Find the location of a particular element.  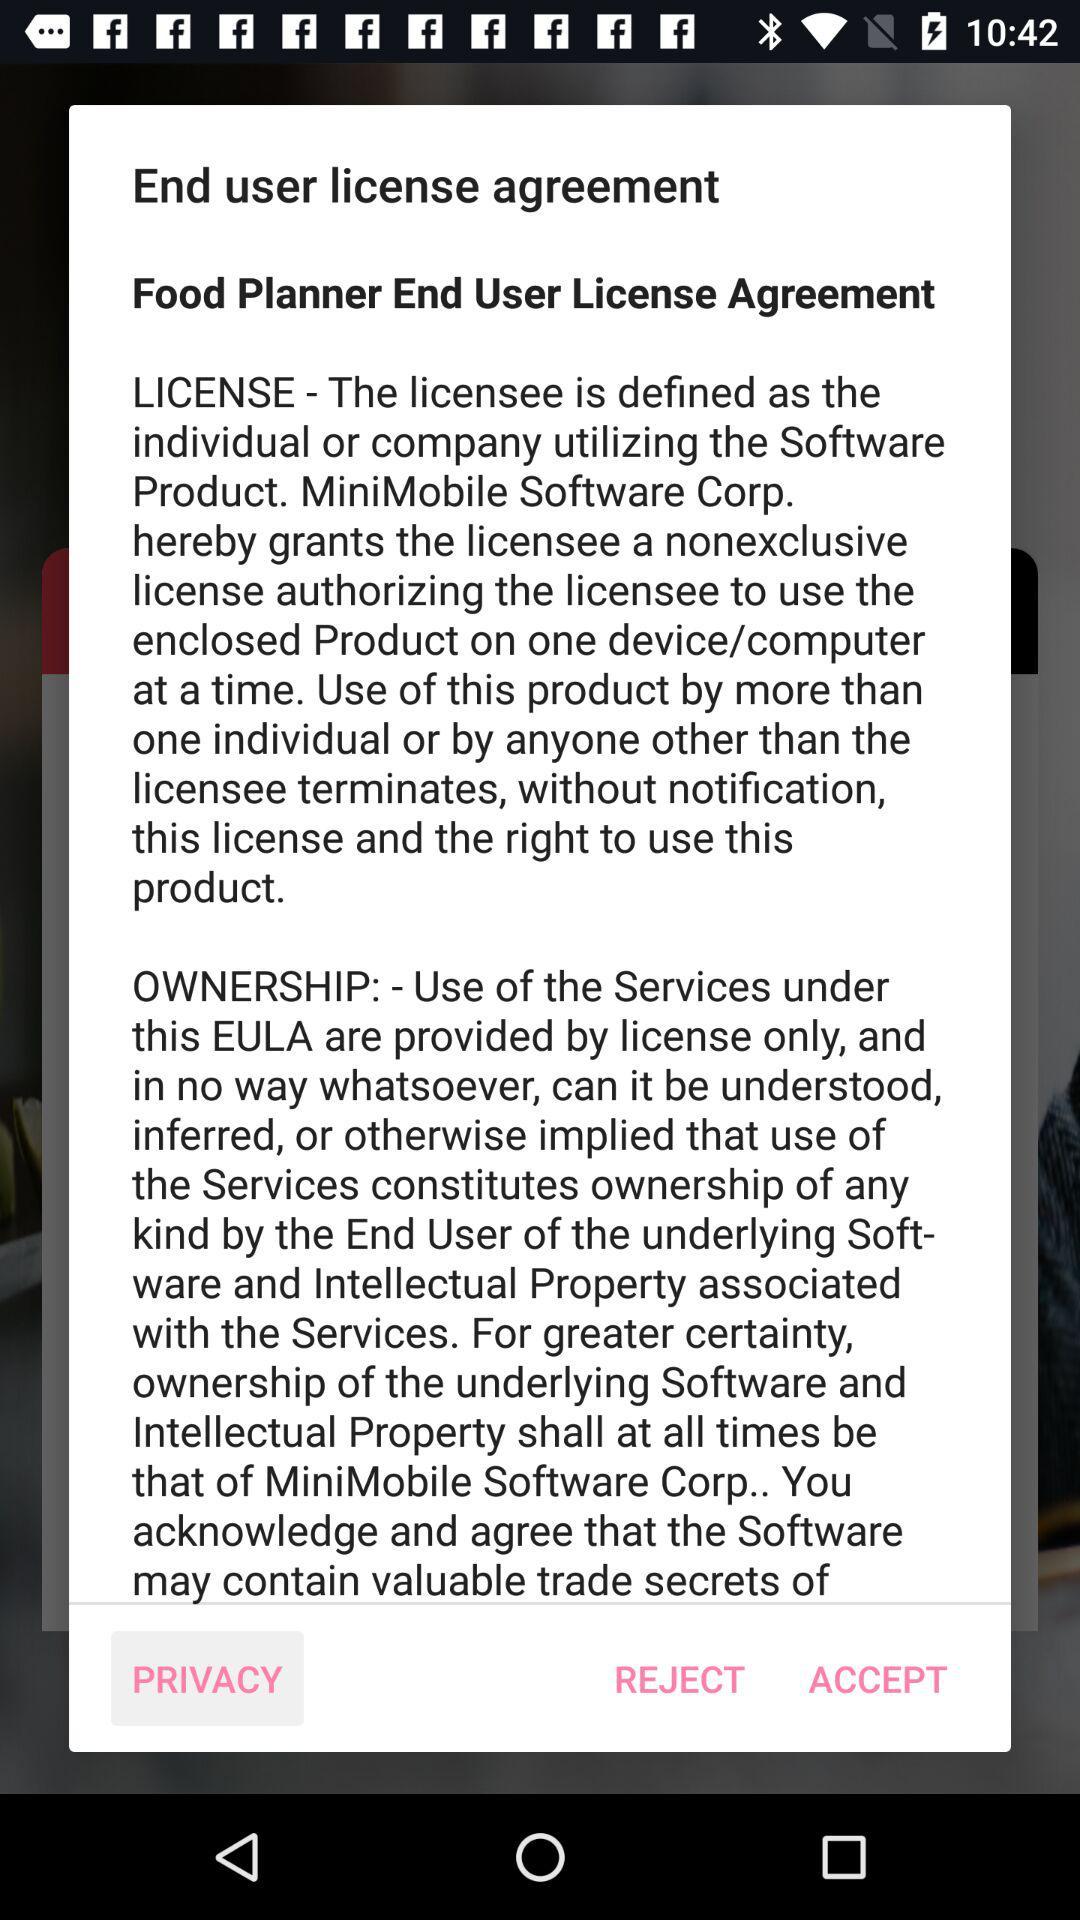

privacy is located at coordinates (207, 1678).